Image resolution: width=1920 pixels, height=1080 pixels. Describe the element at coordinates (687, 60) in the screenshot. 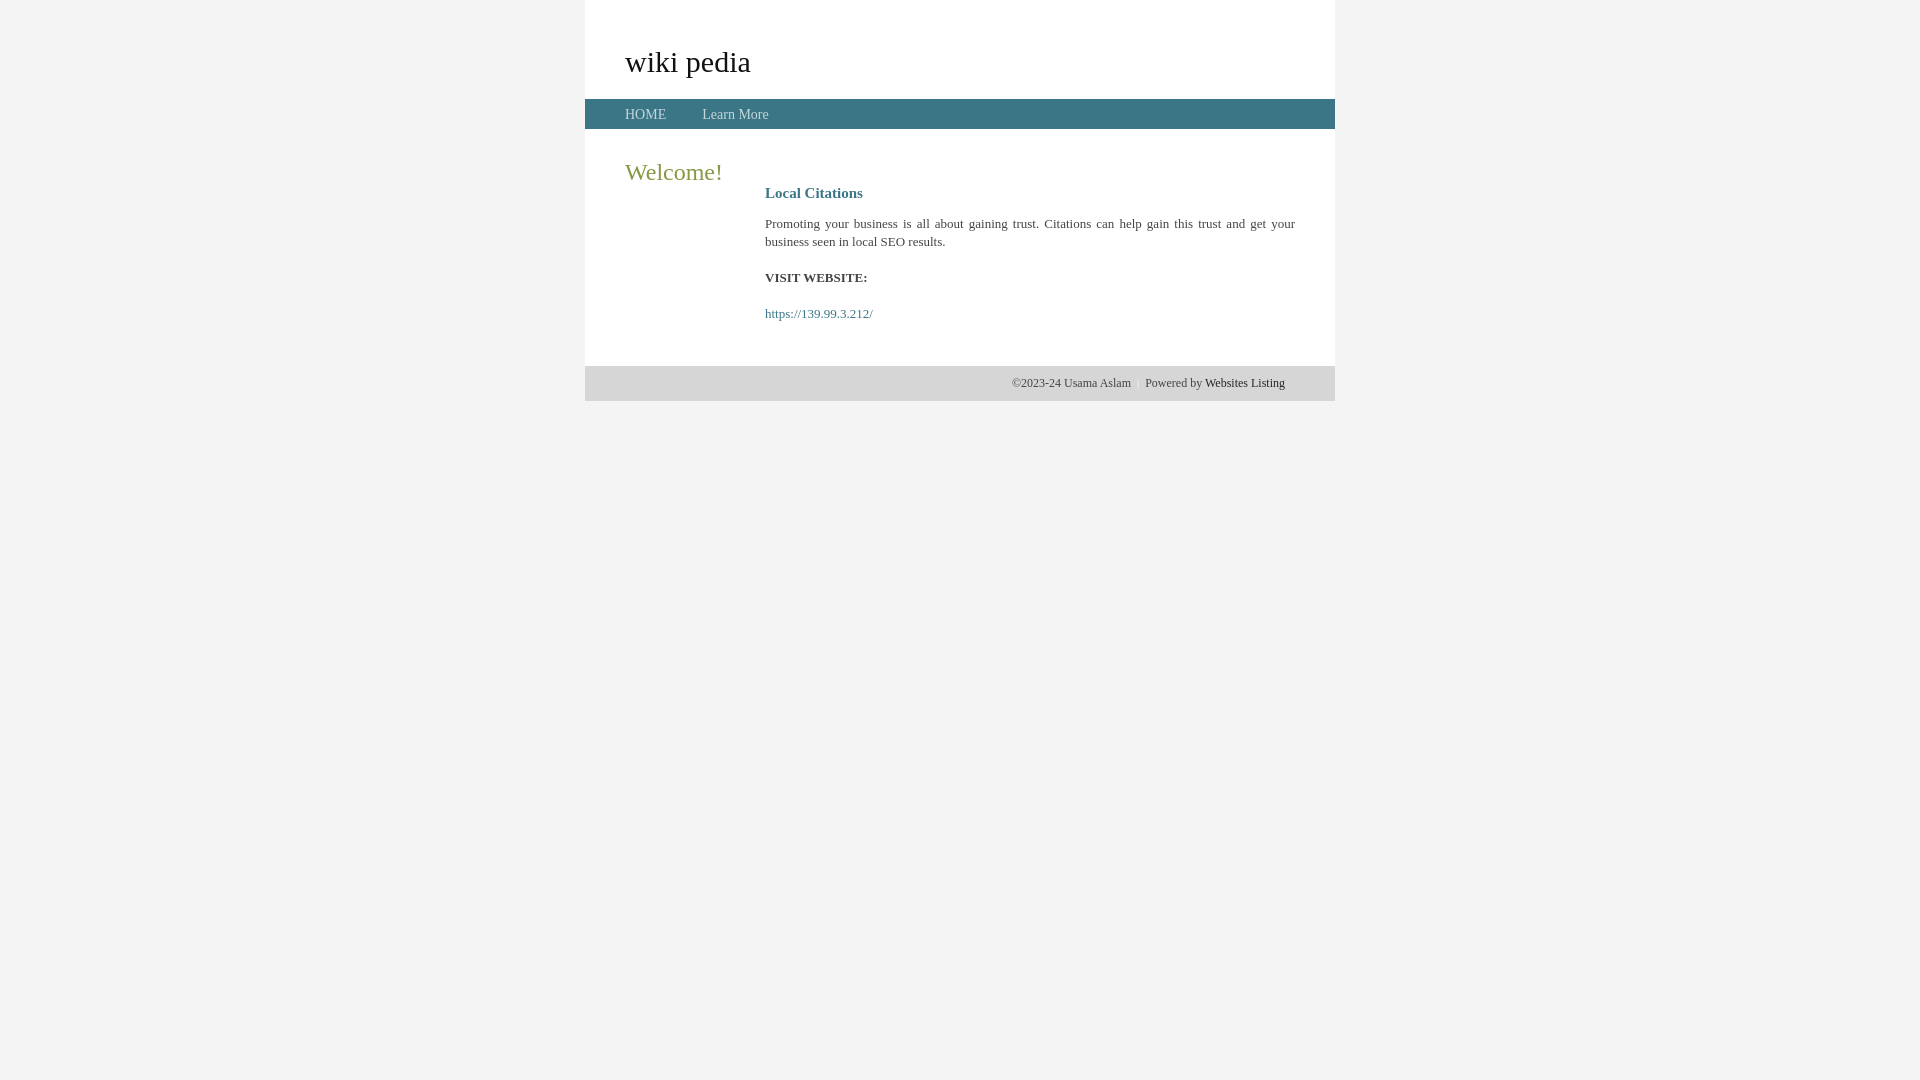

I see `'wiki pedia'` at that location.